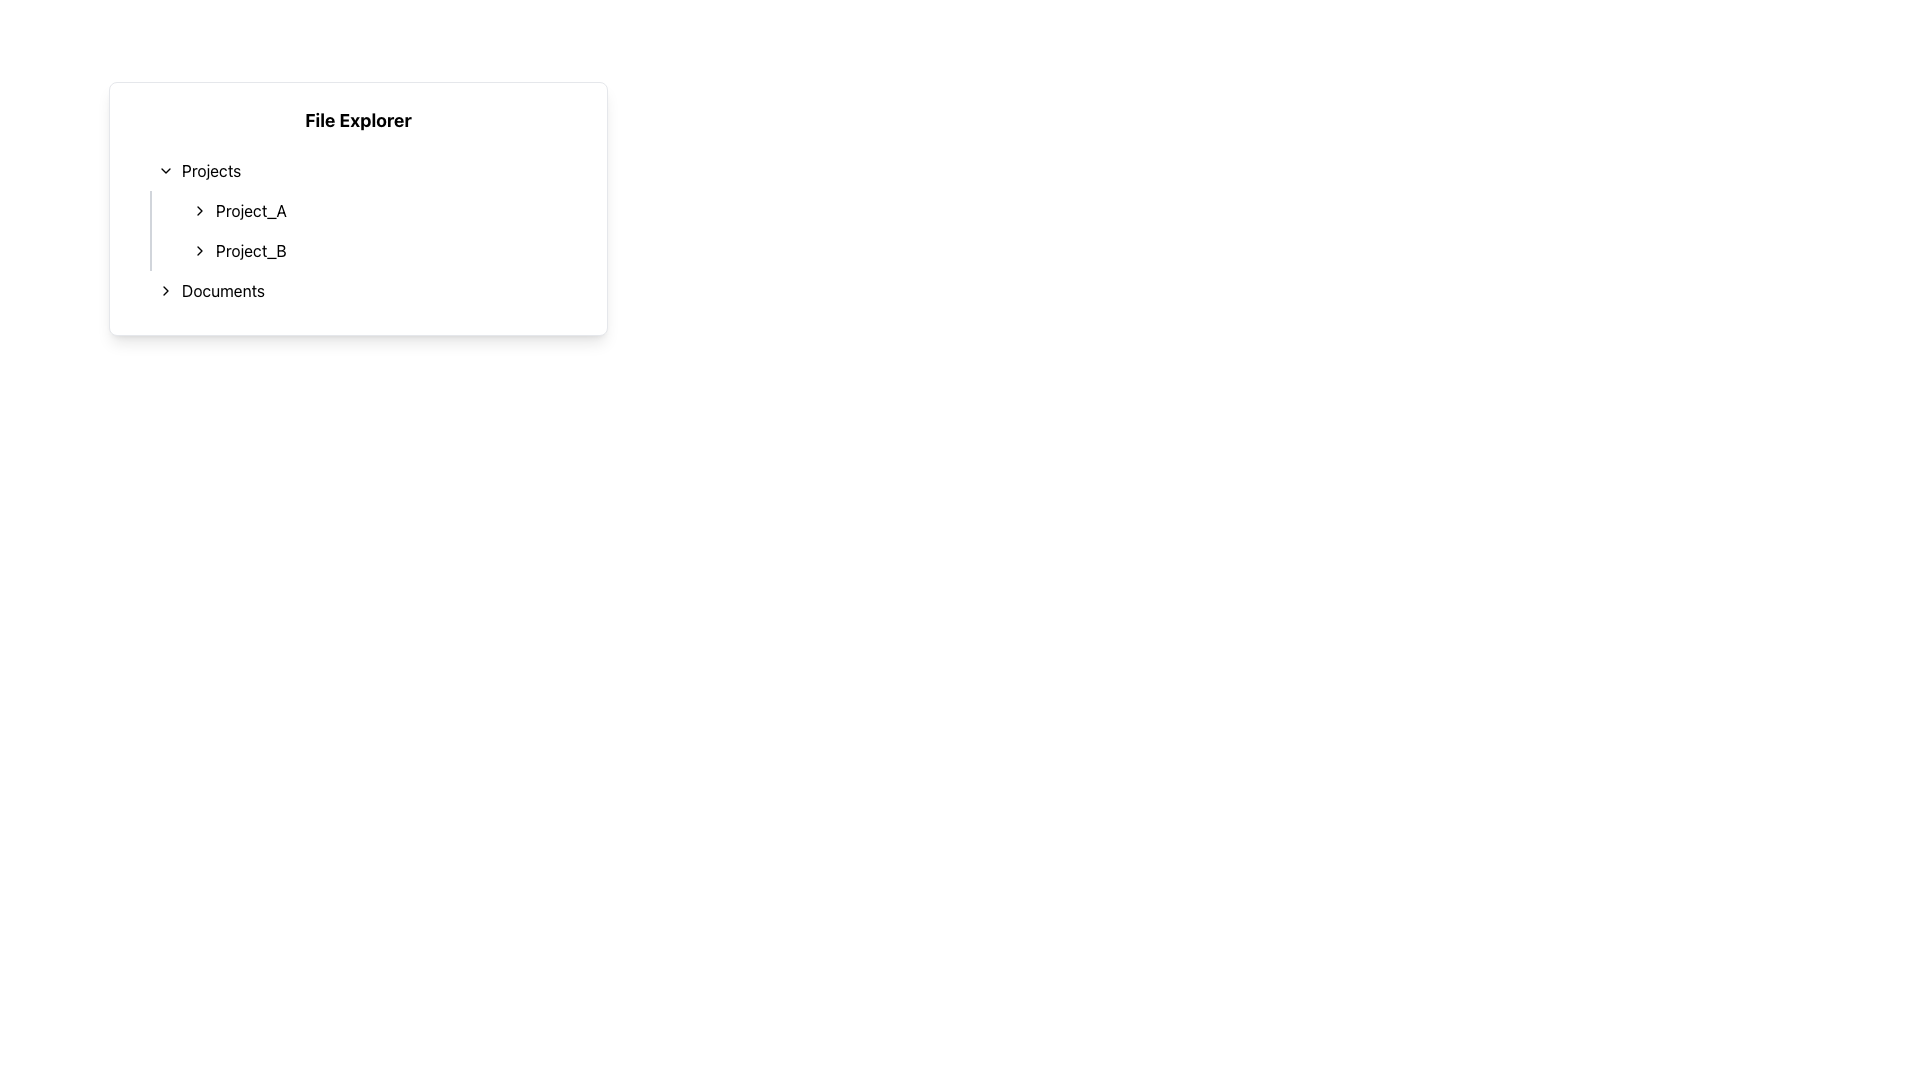 The width and height of the screenshot is (1920, 1080). What do you see at coordinates (366, 230) in the screenshot?
I see `the listed project in the vertical list under the 'Projects' section of the file explorer interface` at bounding box center [366, 230].